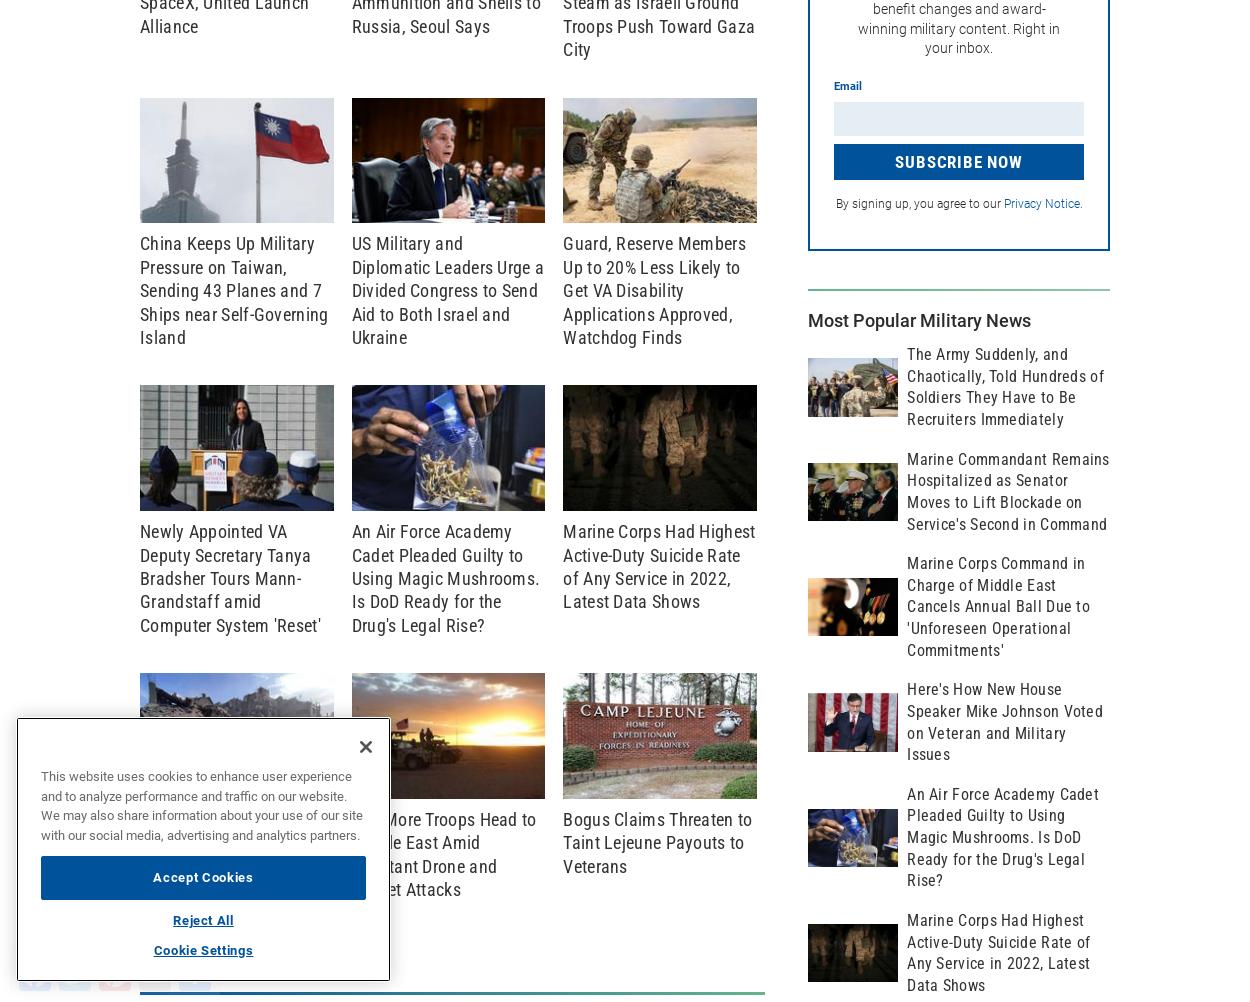  I want to click on 'The Army Suddenly, and Chaotically, Told Hundreds of Soldiers They Have to Be Recruiters Immediately', so click(1005, 386).